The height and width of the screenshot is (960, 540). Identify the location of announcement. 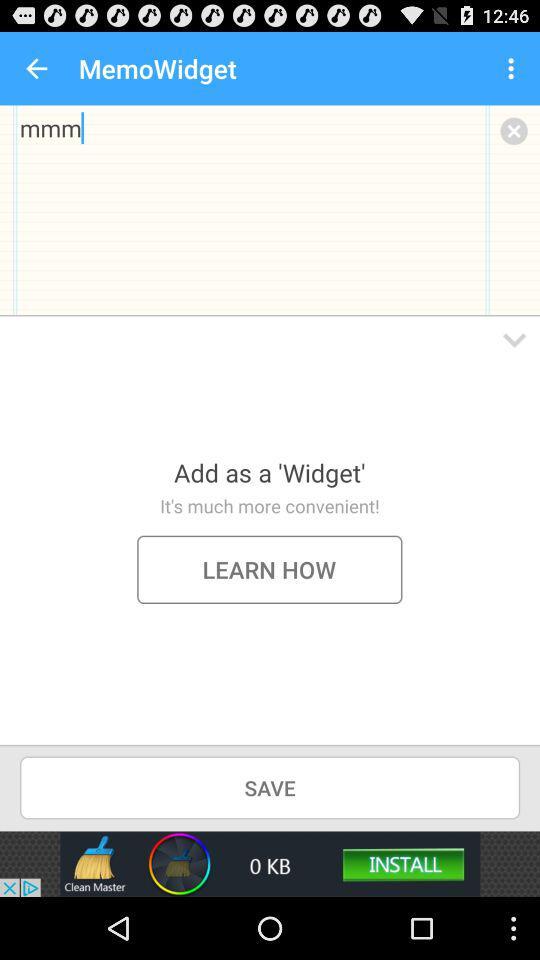
(270, 863).